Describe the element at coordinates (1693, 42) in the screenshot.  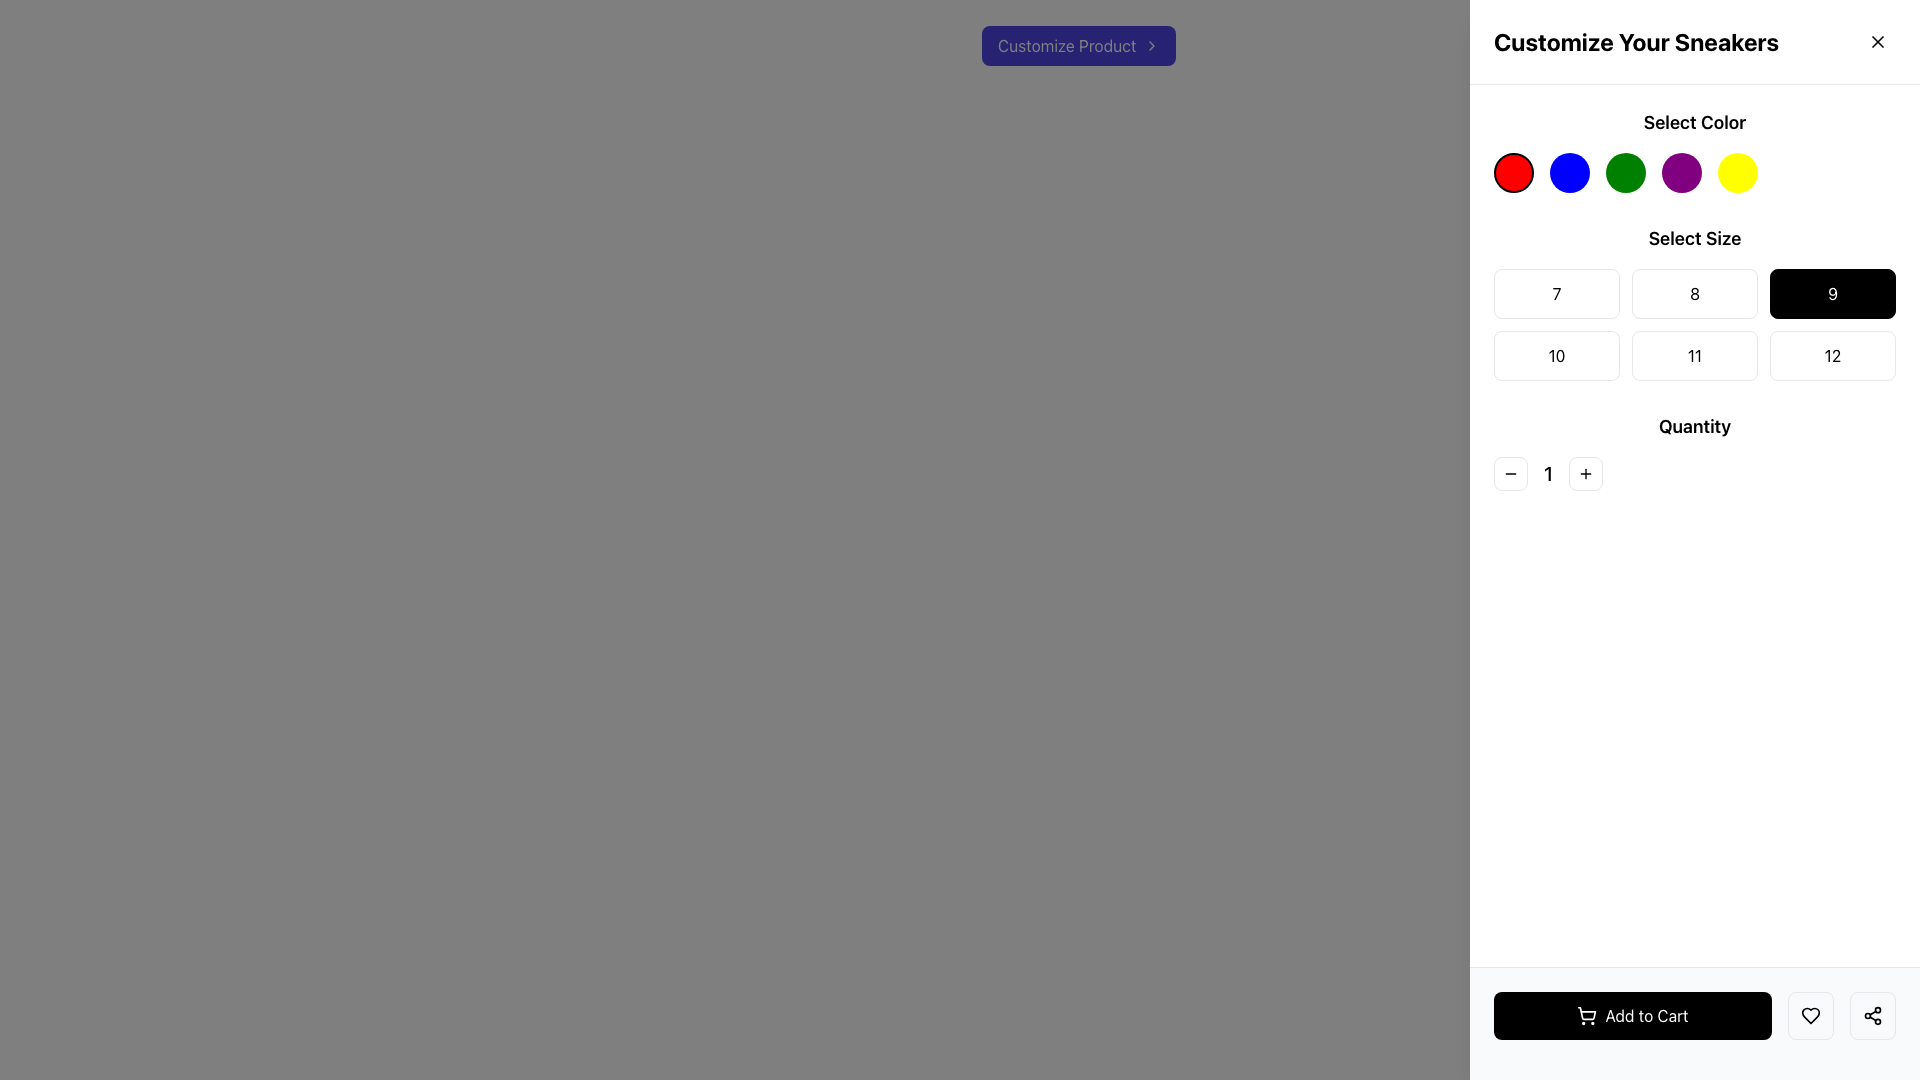
I see `text heading that serves as the title for the sneaker customization panel, located in the upper section of the right sidebar` at that location.